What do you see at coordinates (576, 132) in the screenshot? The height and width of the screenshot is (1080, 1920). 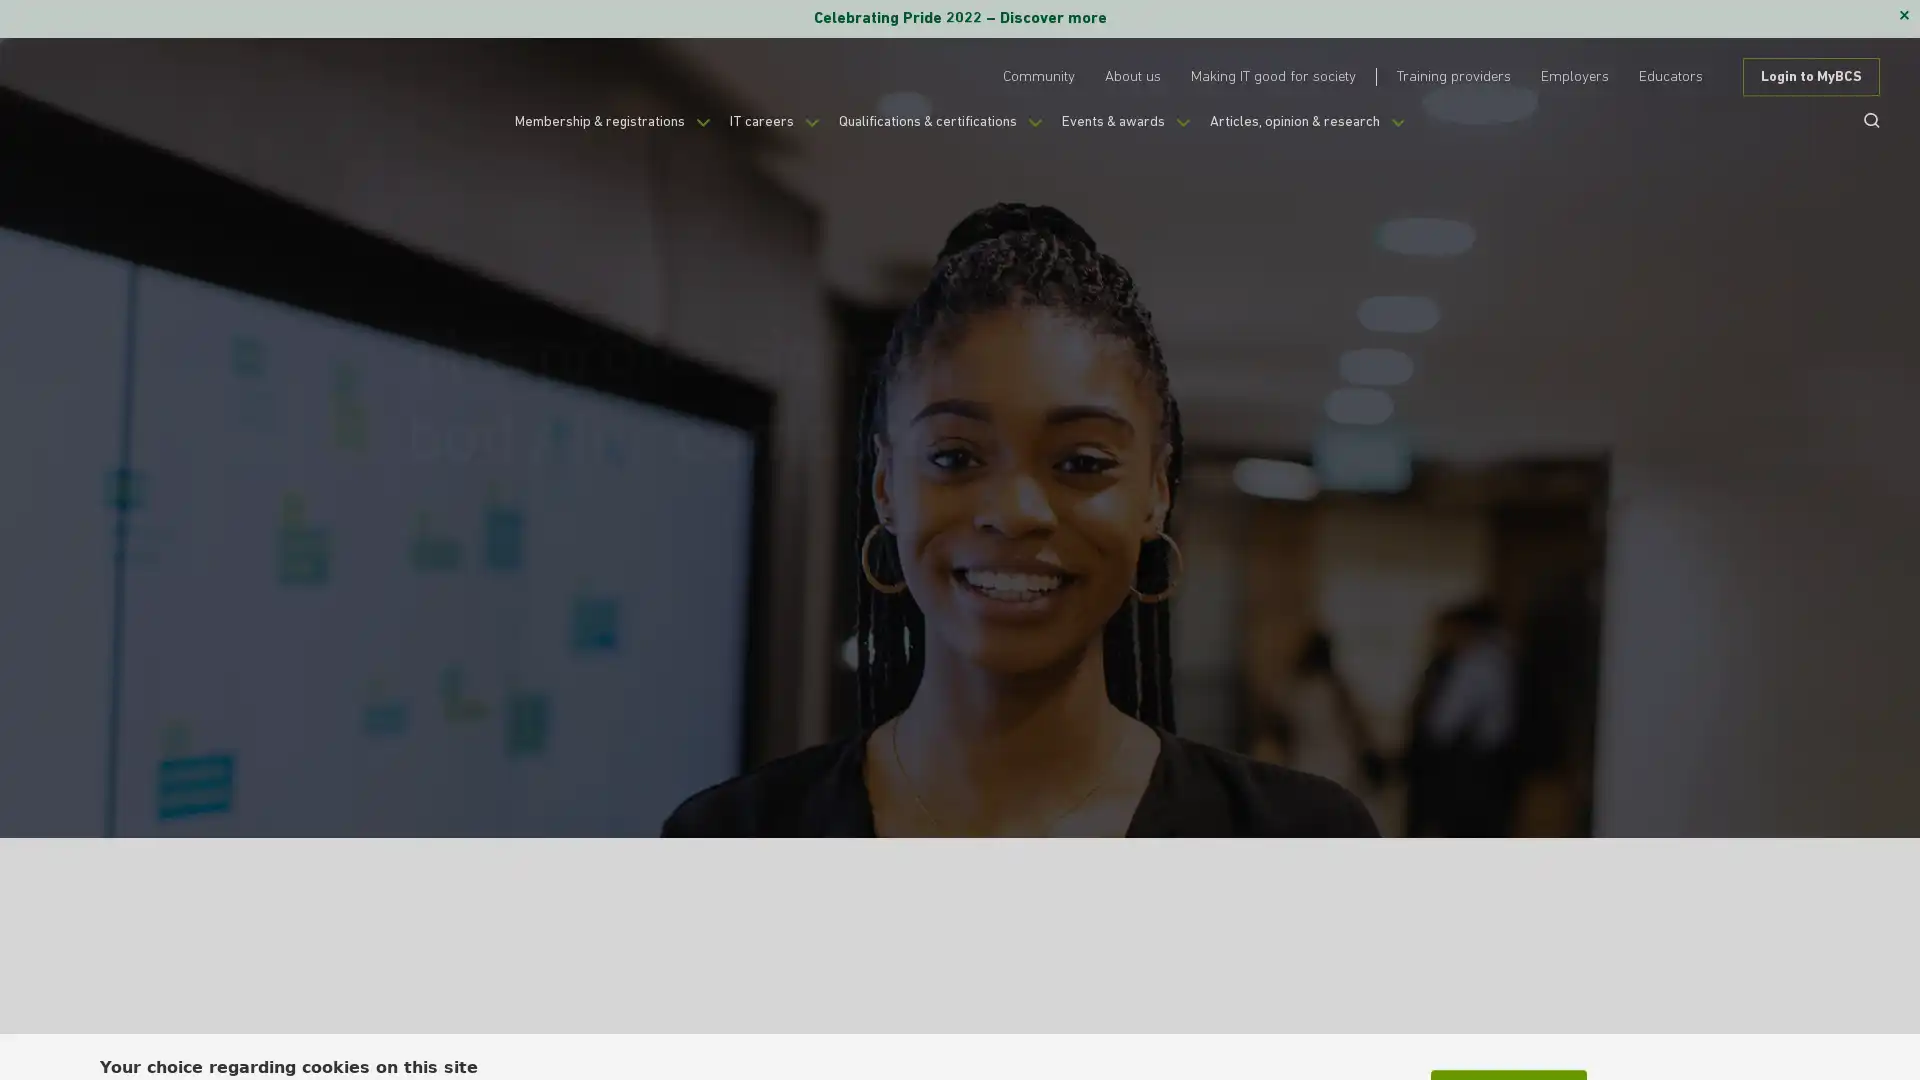 I see `Membership & registrations` at bounding box center [576, 132].